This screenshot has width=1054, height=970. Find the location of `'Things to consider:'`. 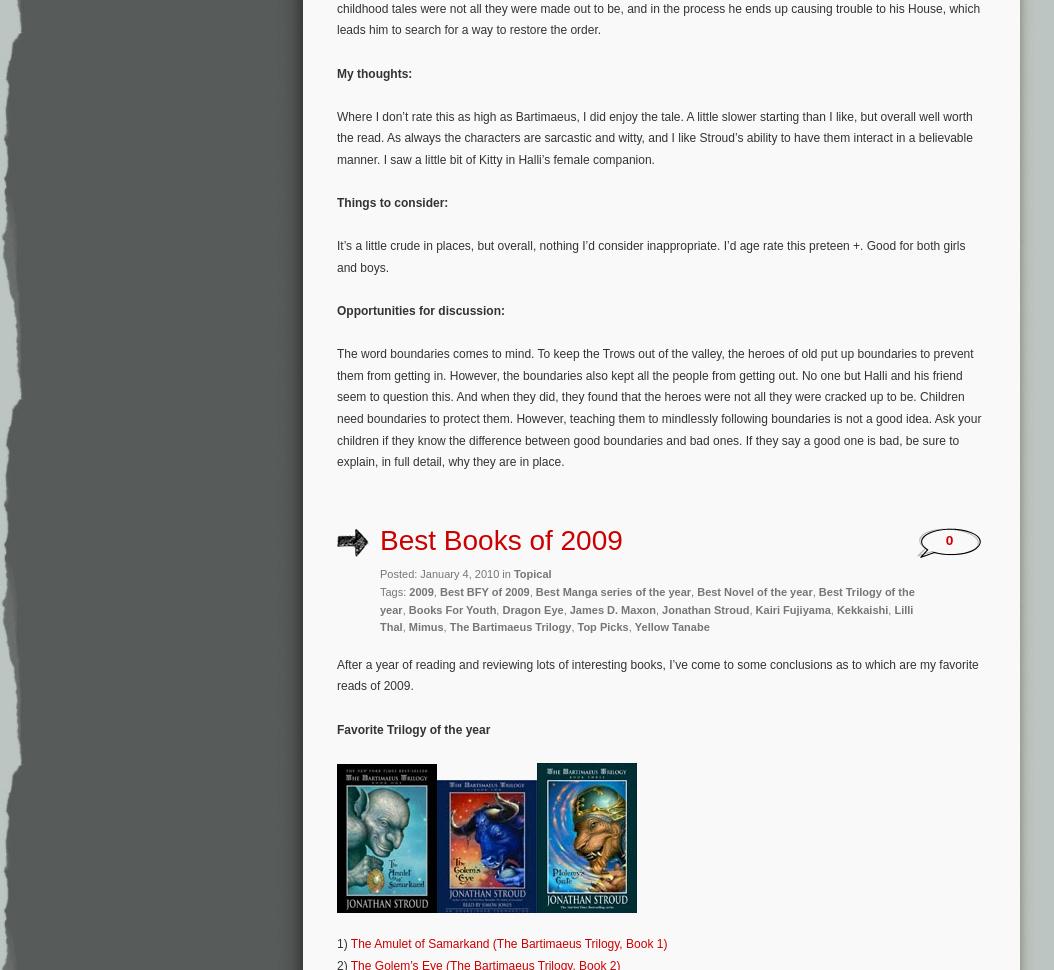

'Things to consider:' is located at coordinates (336, 203).